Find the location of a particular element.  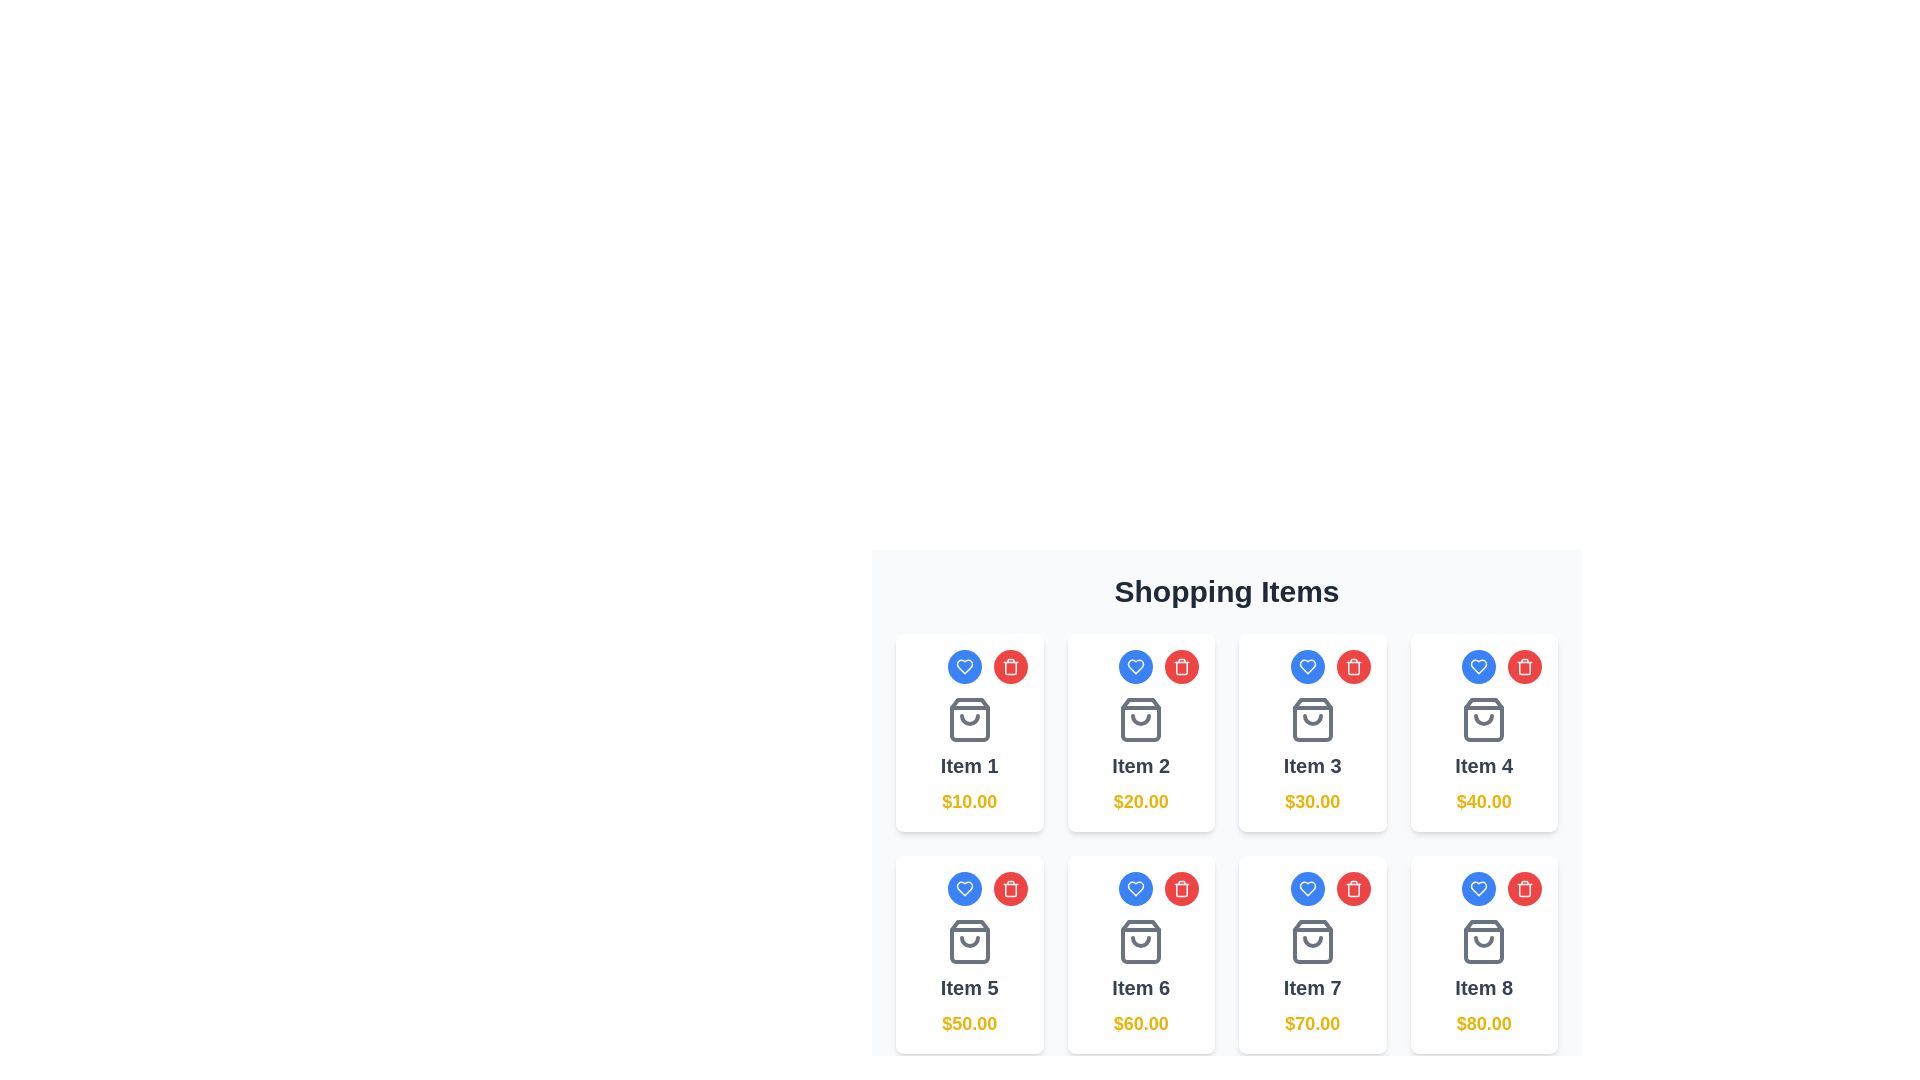

text content of the price label displaying '$50.00' located directly below the 'Item 5' text in the bottom-left item card of the grid layout is located at coordinates (969, 1023).